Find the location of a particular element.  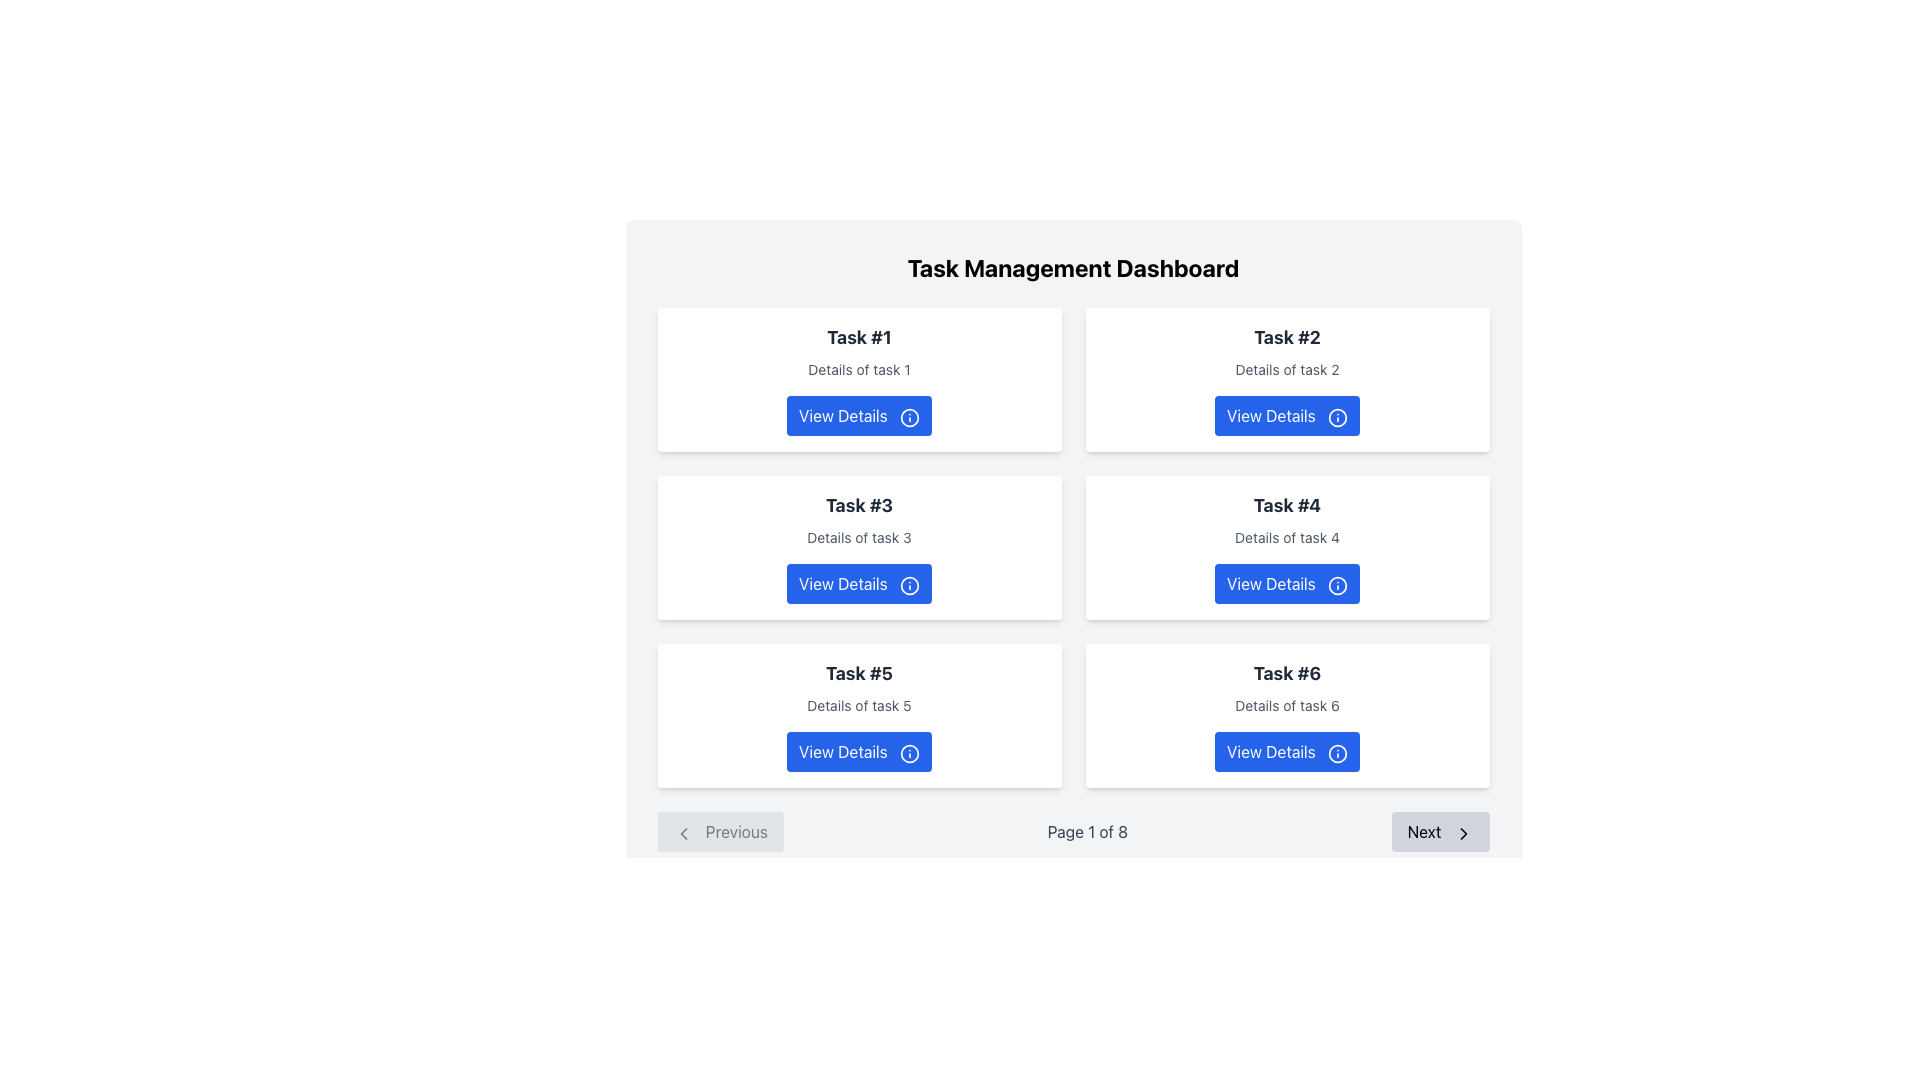

the button located in the second card labeled 'Task #2' is located at coordinates (1287, 415).